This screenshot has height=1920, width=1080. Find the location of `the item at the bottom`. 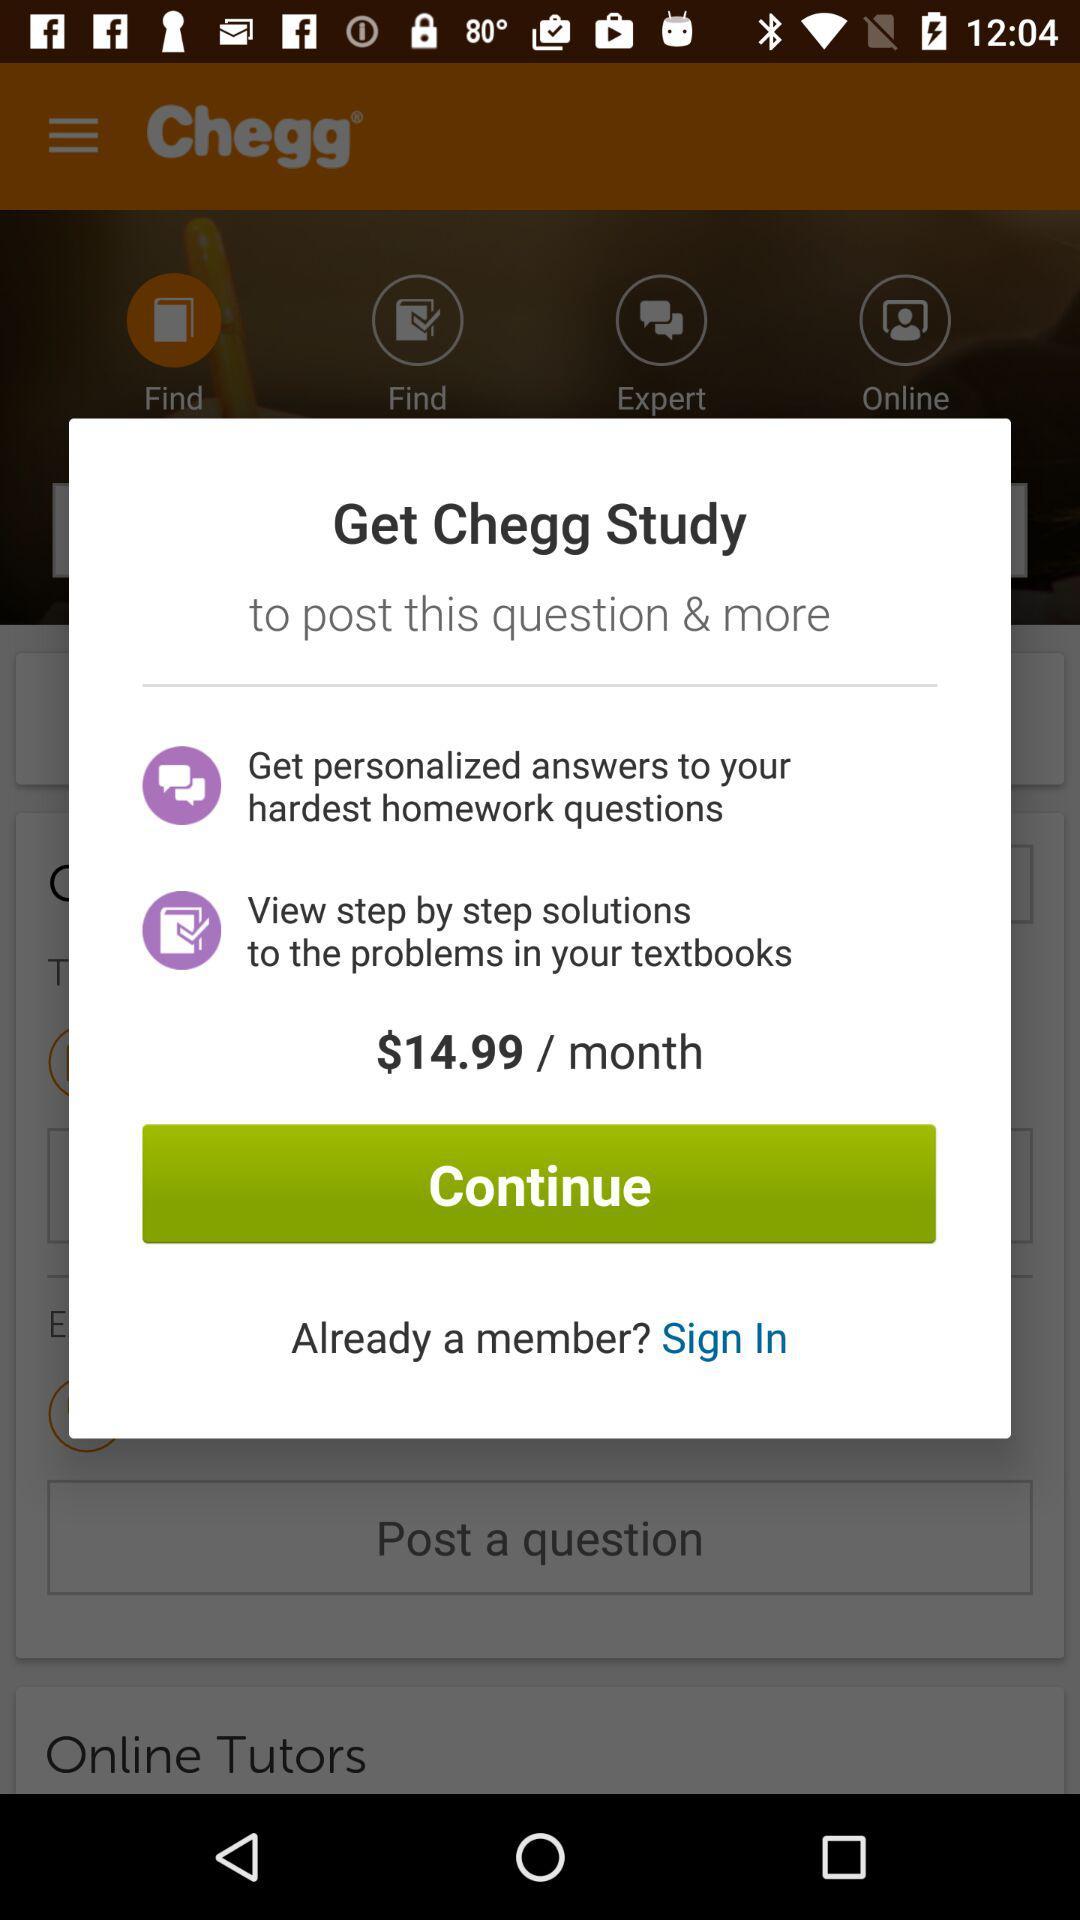

the item at the bottom is located at coordinates (538, 1336).